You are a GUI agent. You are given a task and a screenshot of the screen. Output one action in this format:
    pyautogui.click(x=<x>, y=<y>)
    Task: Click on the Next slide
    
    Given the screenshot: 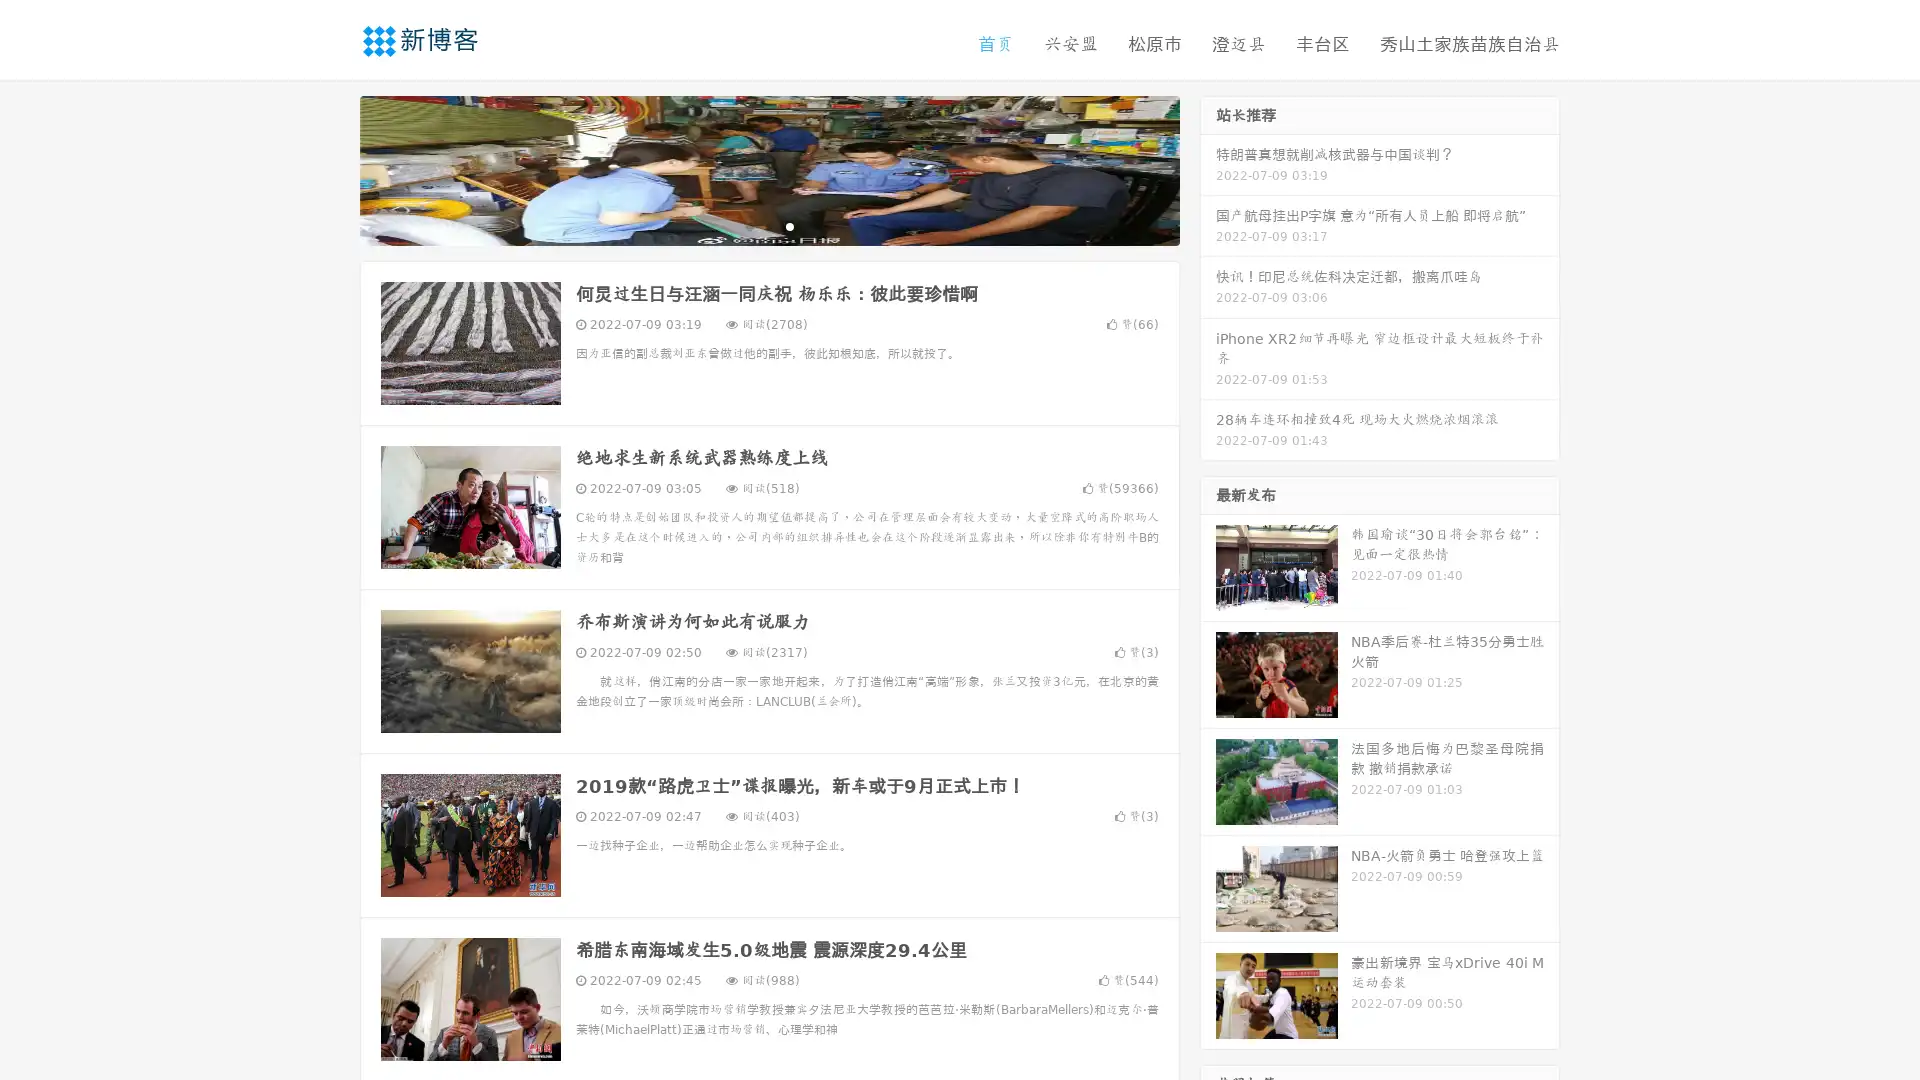 What is the action you would take?
    pyautogui.click(x=1208, y=168)
    